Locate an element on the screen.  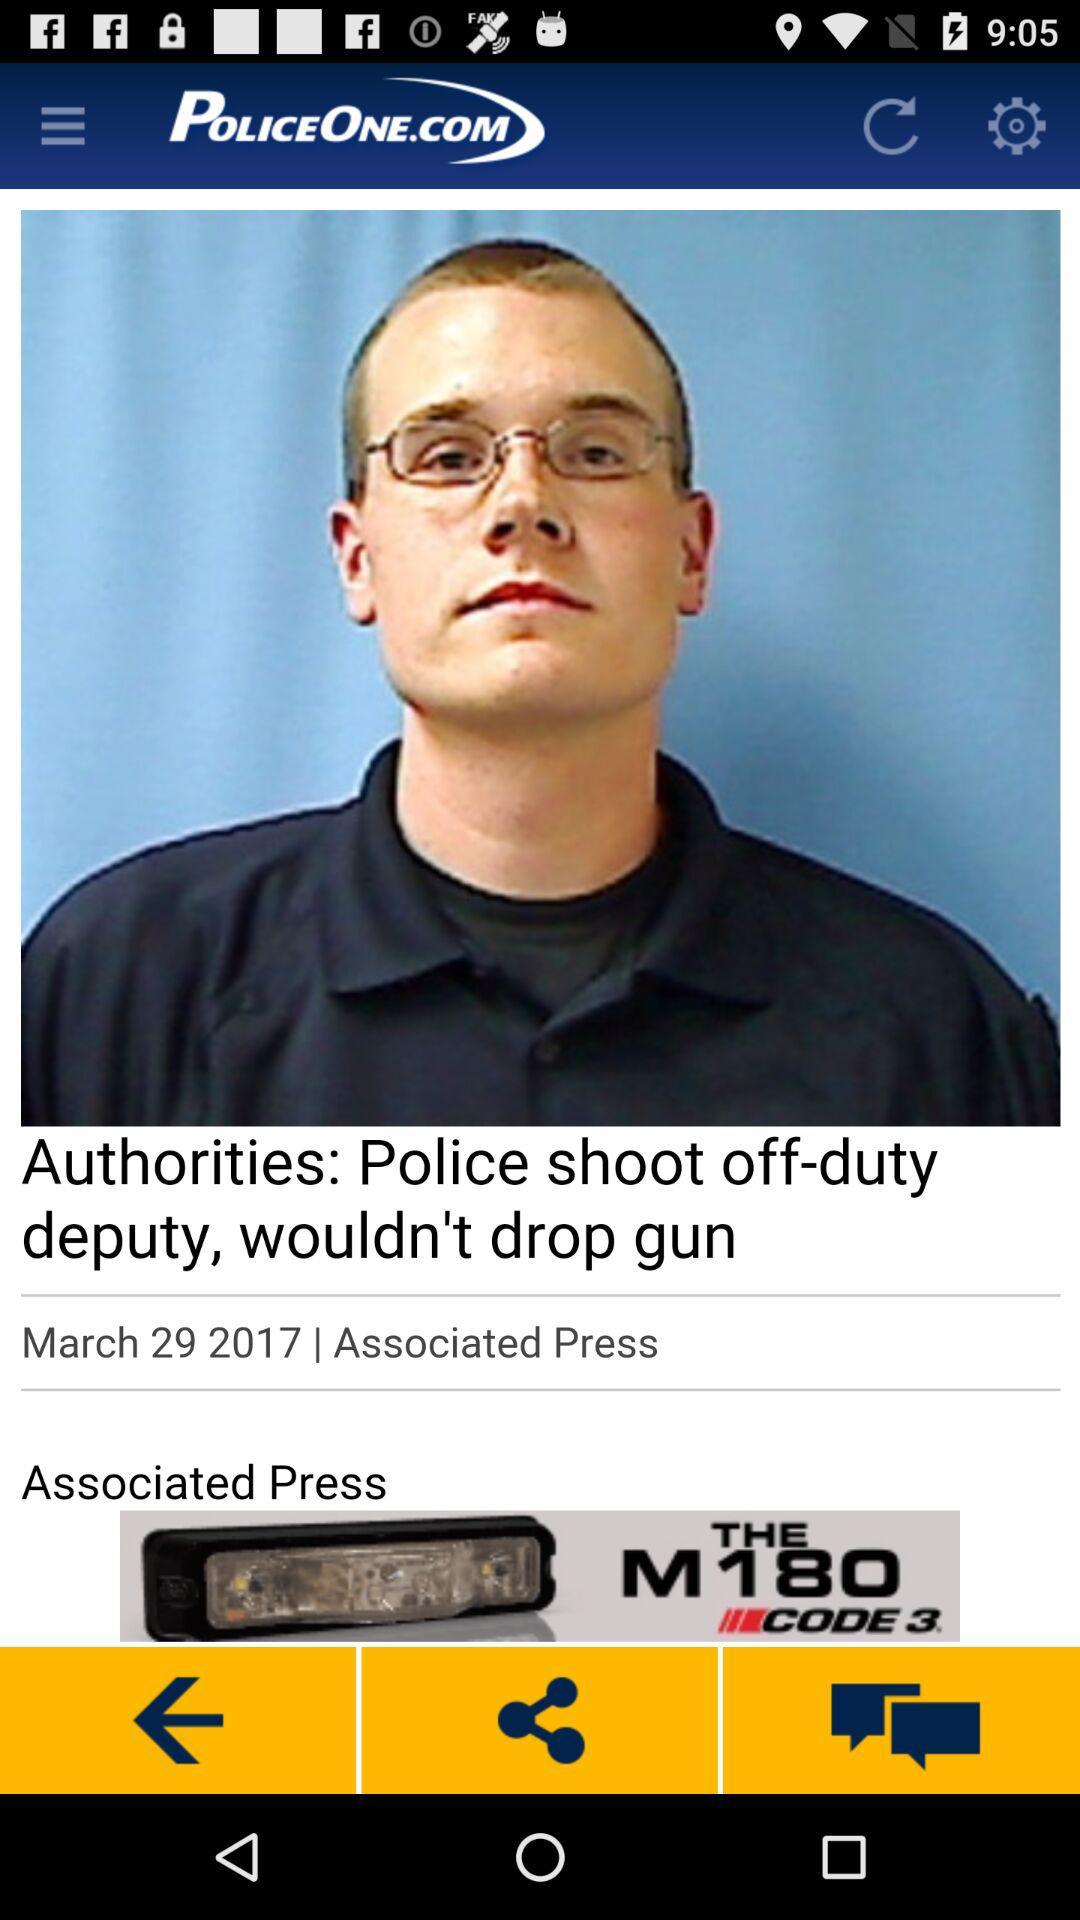
messages is located at coordinates (901, 1719).